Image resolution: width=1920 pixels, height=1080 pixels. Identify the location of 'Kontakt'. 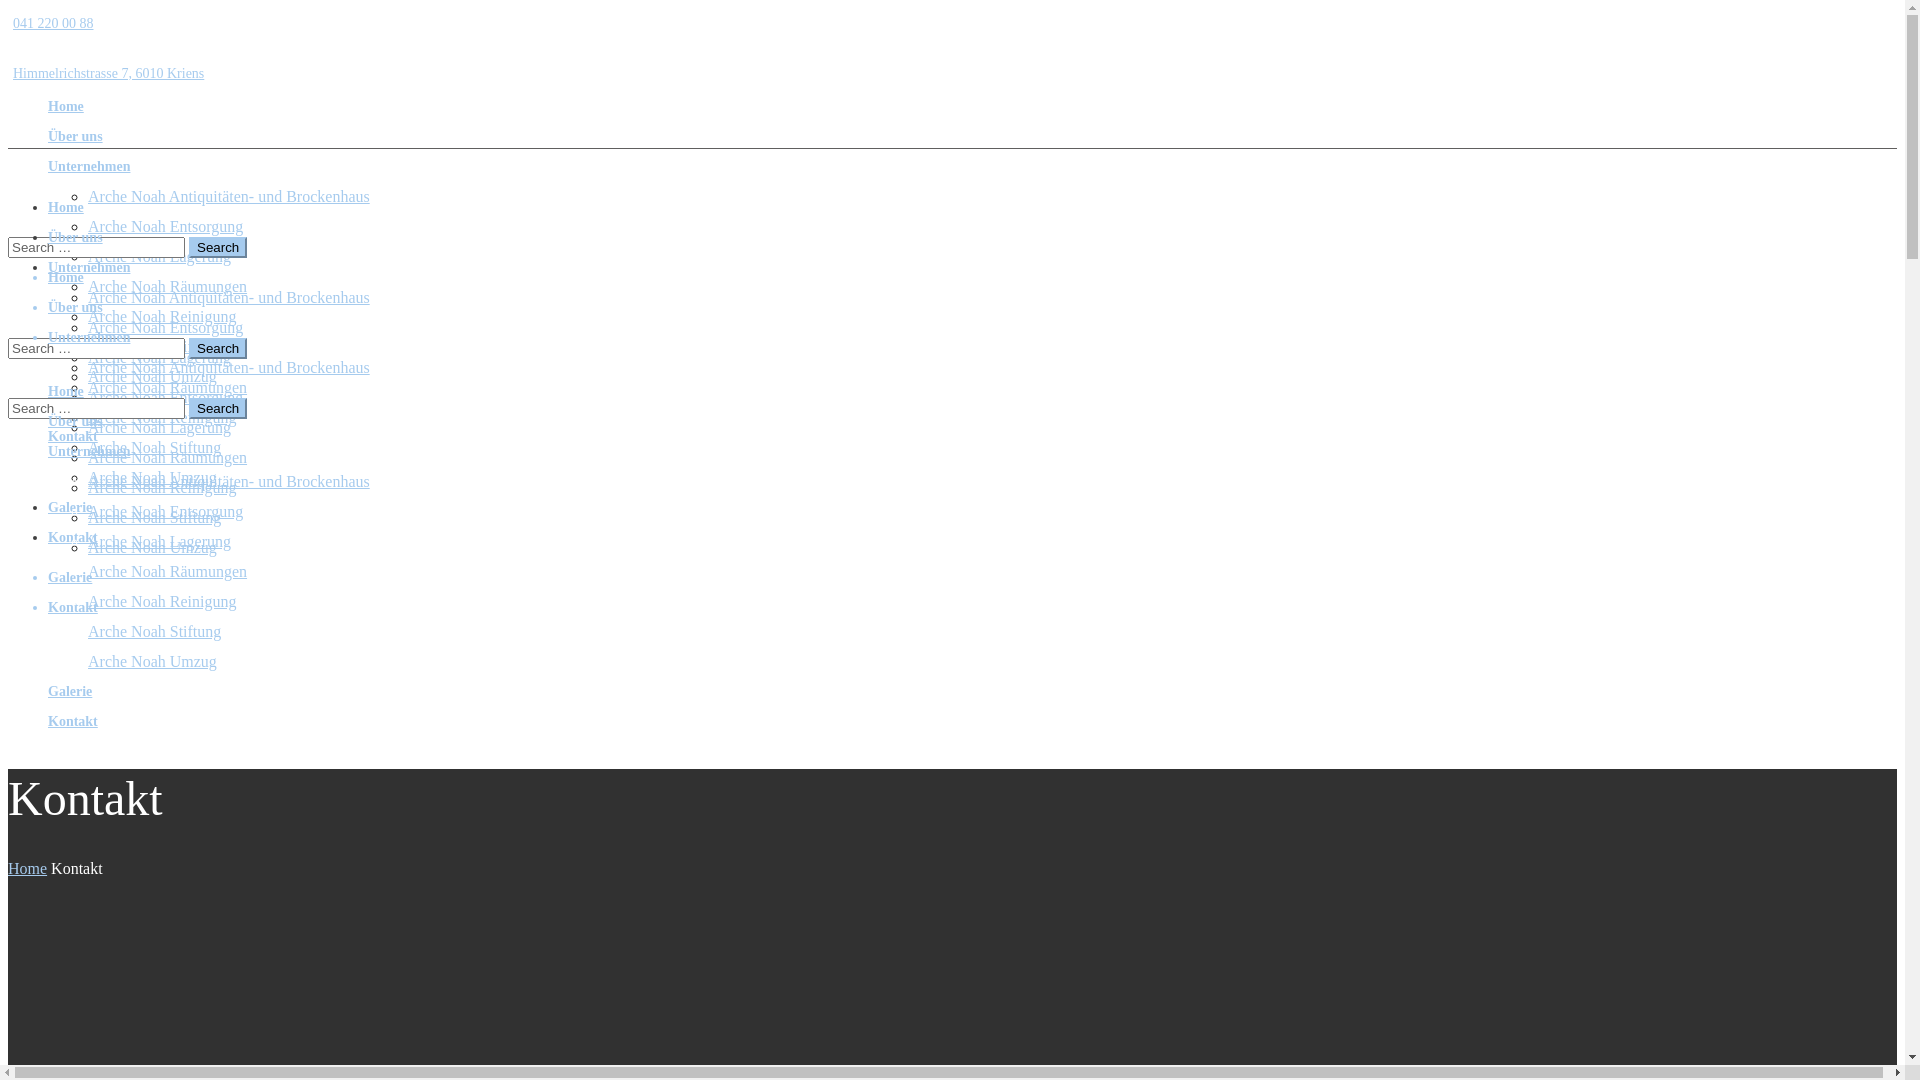
(72, 435).